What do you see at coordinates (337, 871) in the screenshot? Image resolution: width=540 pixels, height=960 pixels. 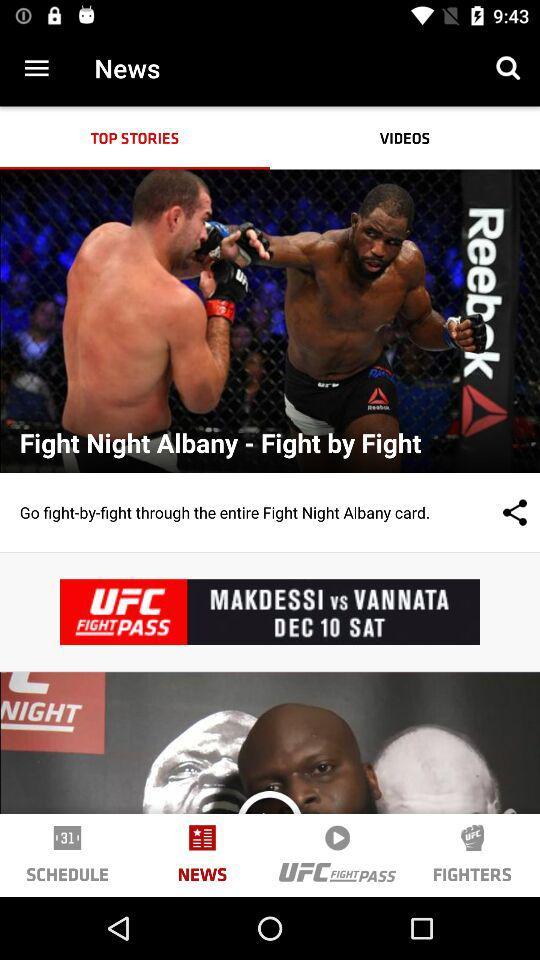 I see `the logo beside fighters` at bounding box center [337, 871].